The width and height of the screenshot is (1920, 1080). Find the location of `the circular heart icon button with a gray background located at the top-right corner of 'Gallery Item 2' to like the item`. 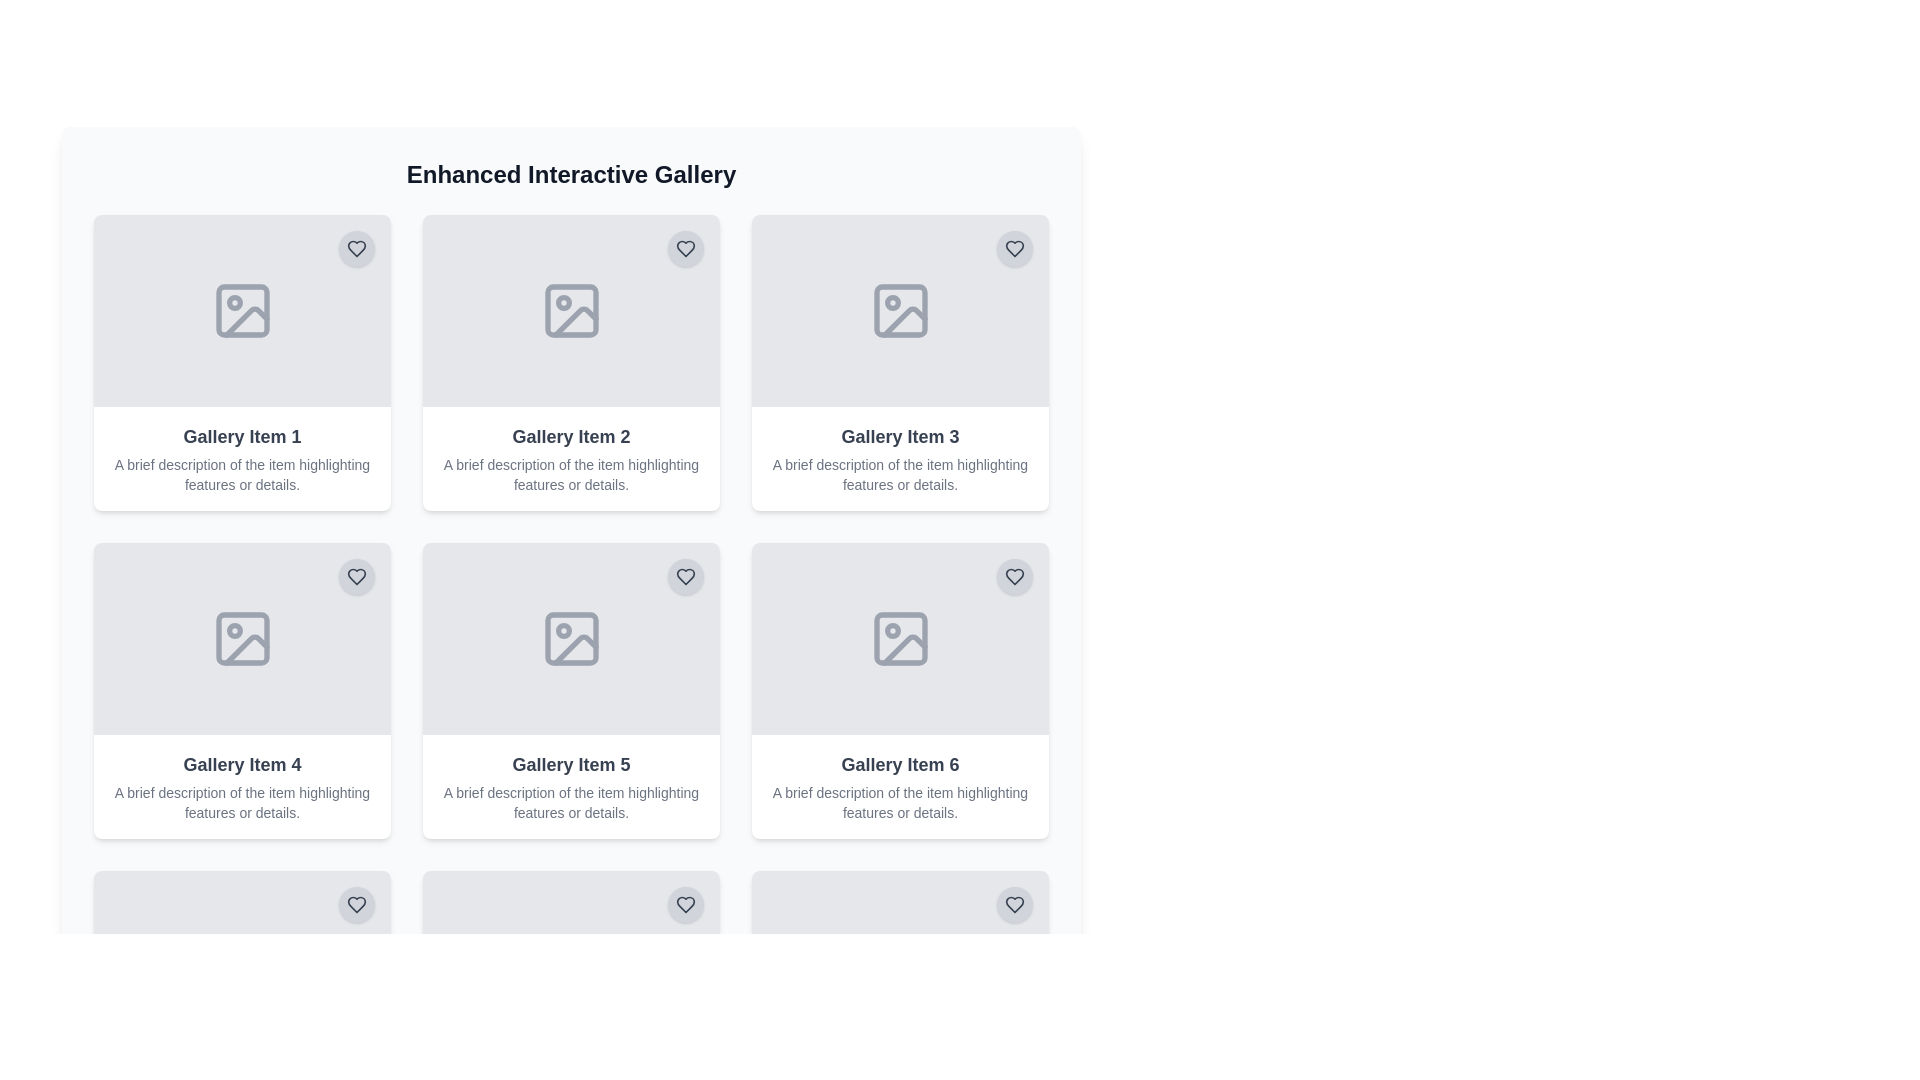

the circular heart icon button with a gray background located at the top-right corner of 'Gallery Item 2' to like the item is located at coordinates (686, 248).